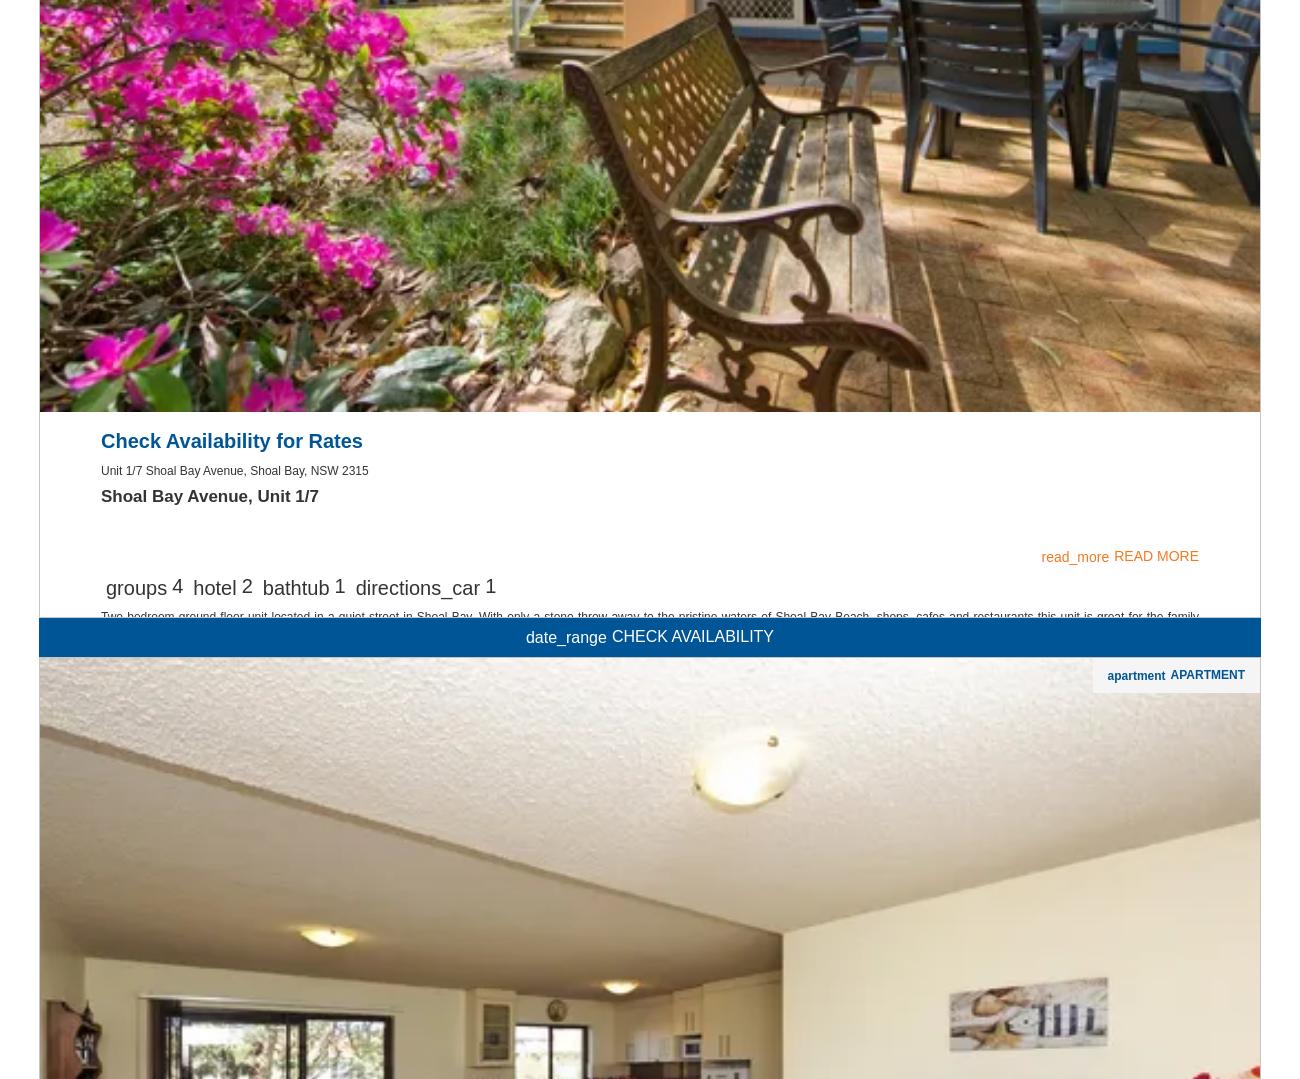 The height and width of the screenshot is (1079, 1300). I want to click on '2', so click(245, 843).